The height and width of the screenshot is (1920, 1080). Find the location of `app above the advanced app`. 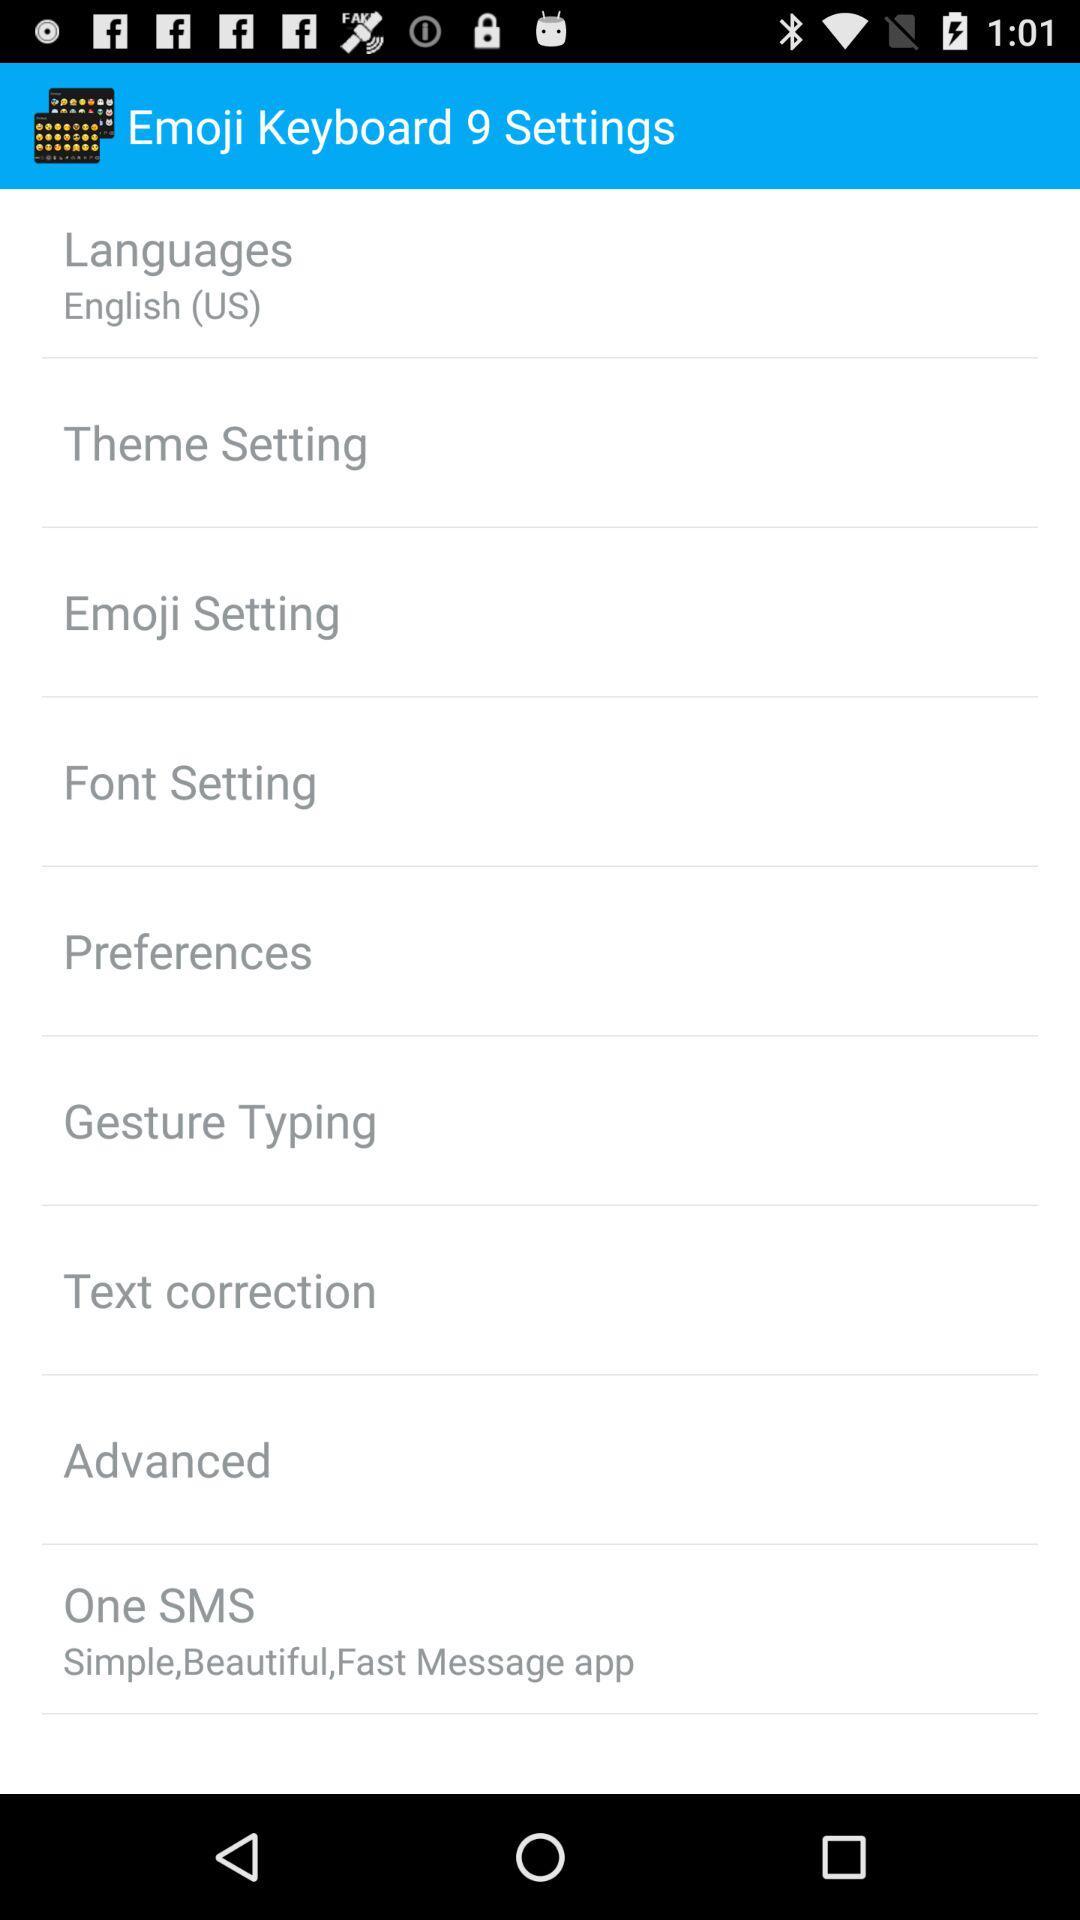

app above the advanced app is located at coordinates (220, 1289).